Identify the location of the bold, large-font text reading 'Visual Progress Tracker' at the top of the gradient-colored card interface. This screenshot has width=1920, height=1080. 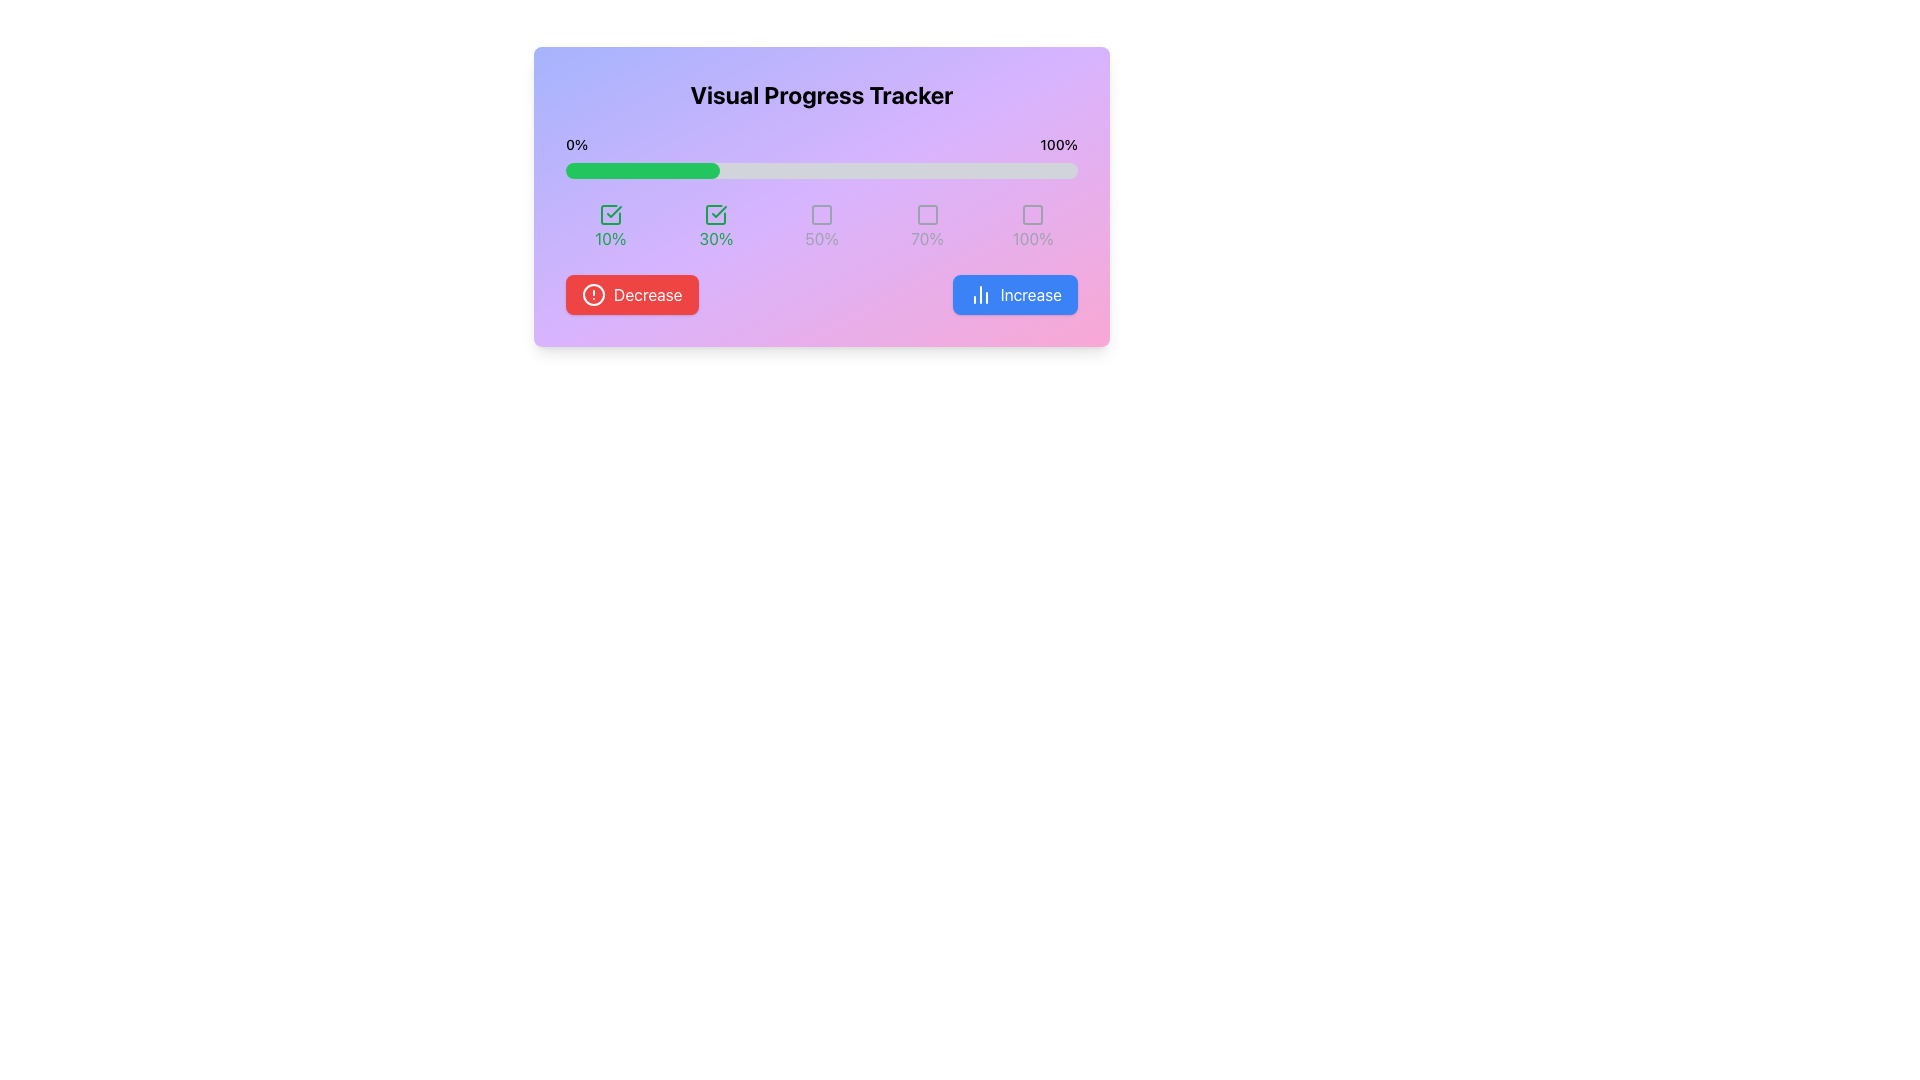
(821, 95).